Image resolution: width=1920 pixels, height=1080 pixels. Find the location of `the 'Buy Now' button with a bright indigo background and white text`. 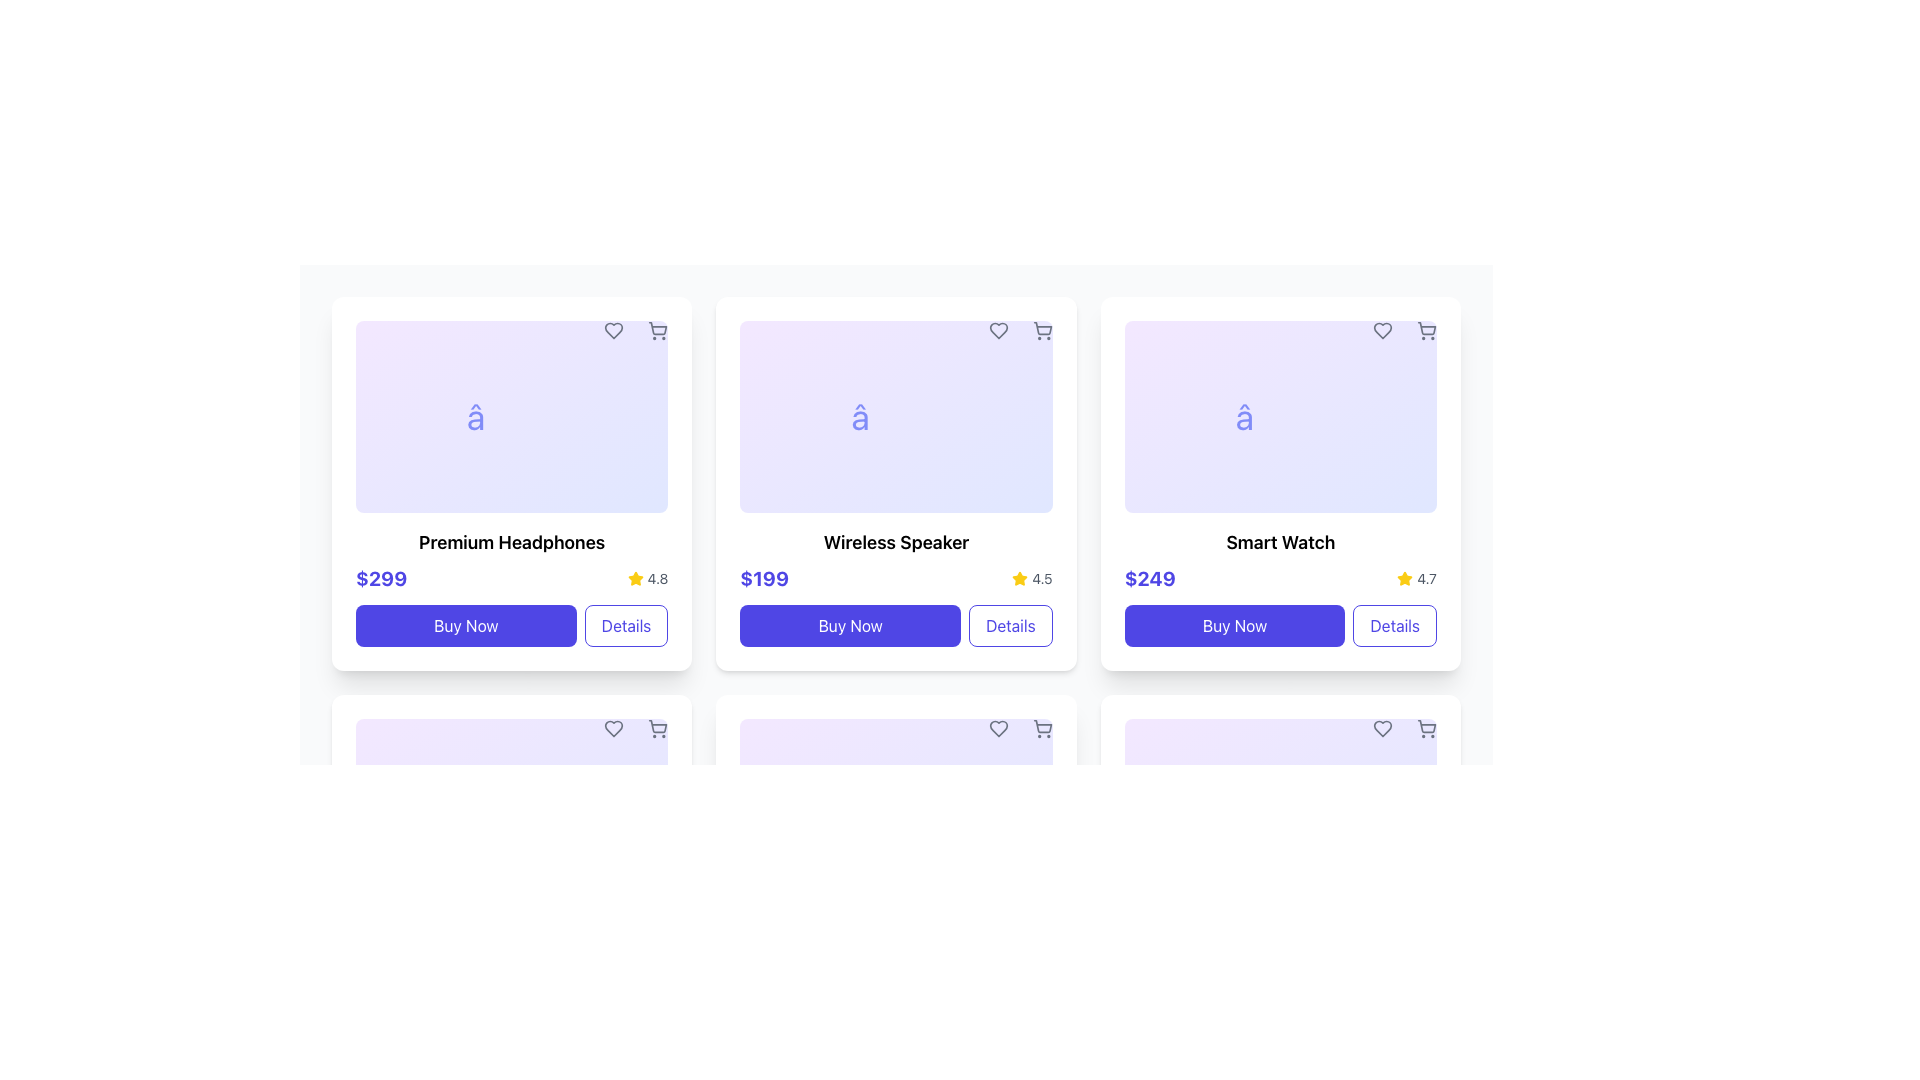

the 'Buy Now' button with a bright indigo background and white text is located at coordinates (1233, 624).